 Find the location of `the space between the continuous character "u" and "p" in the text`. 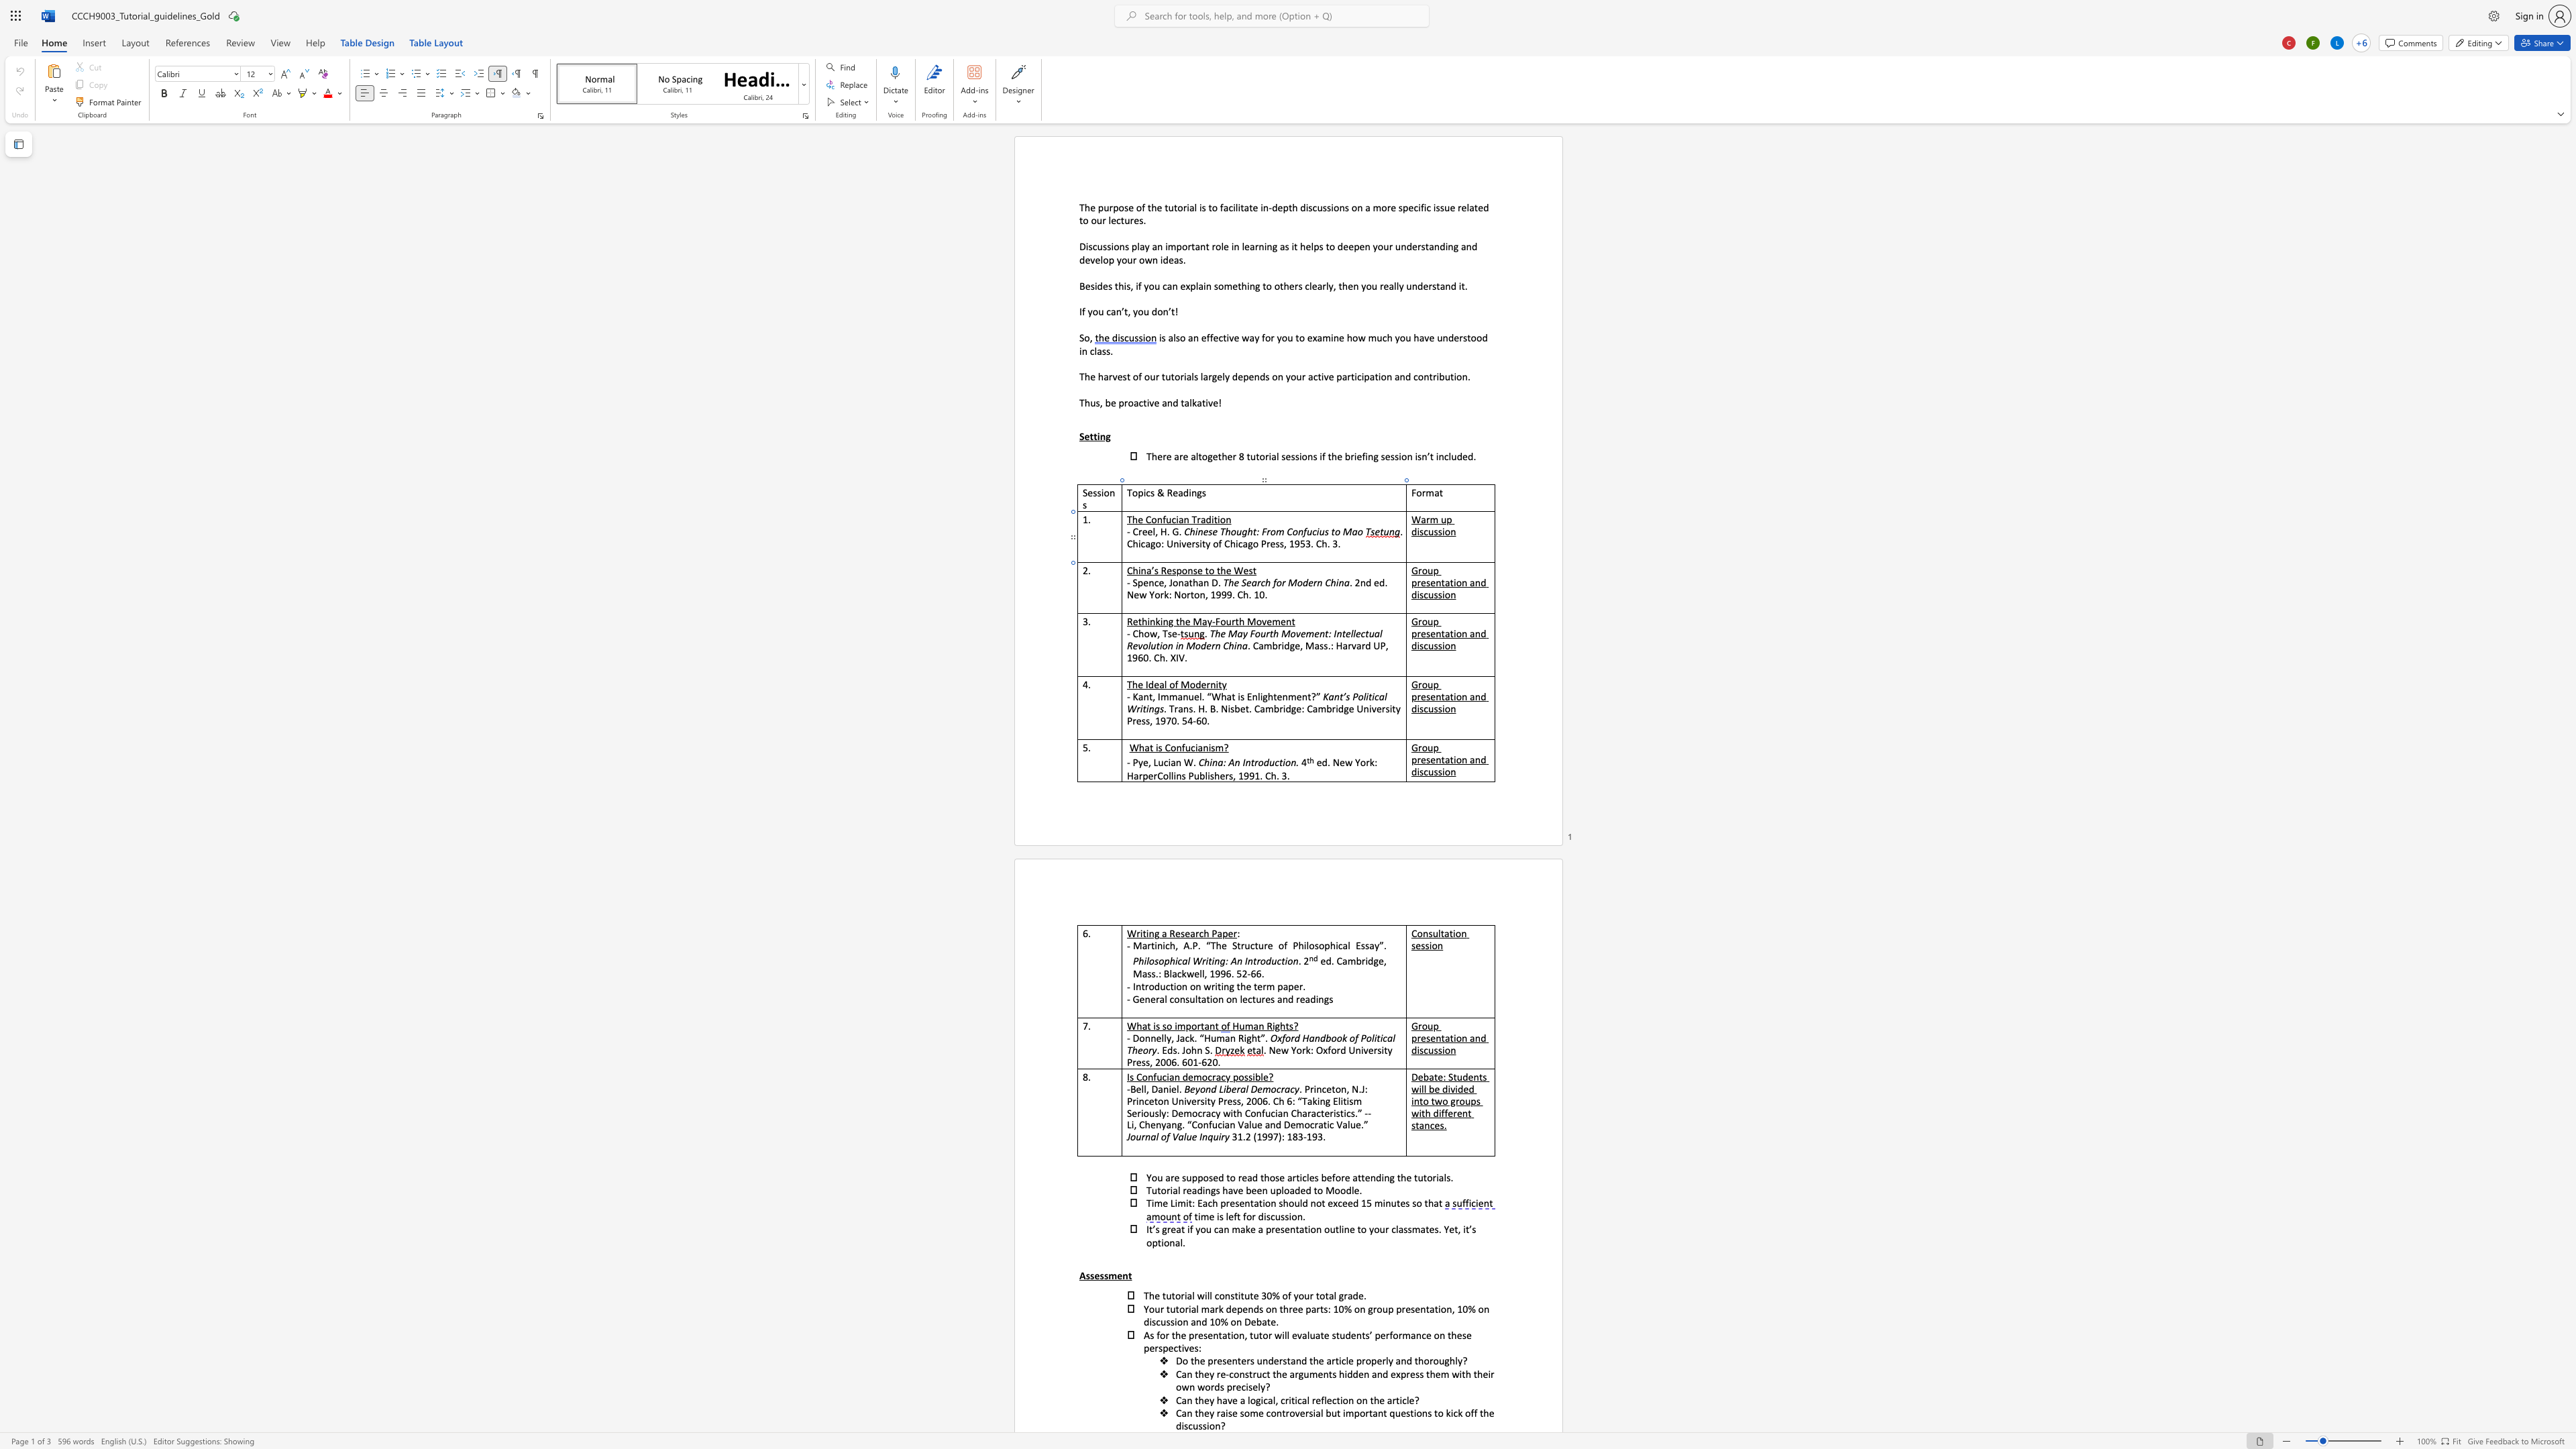

the space between the continuous character "u" and "p" in the text is located at coordinates (1446, 519).